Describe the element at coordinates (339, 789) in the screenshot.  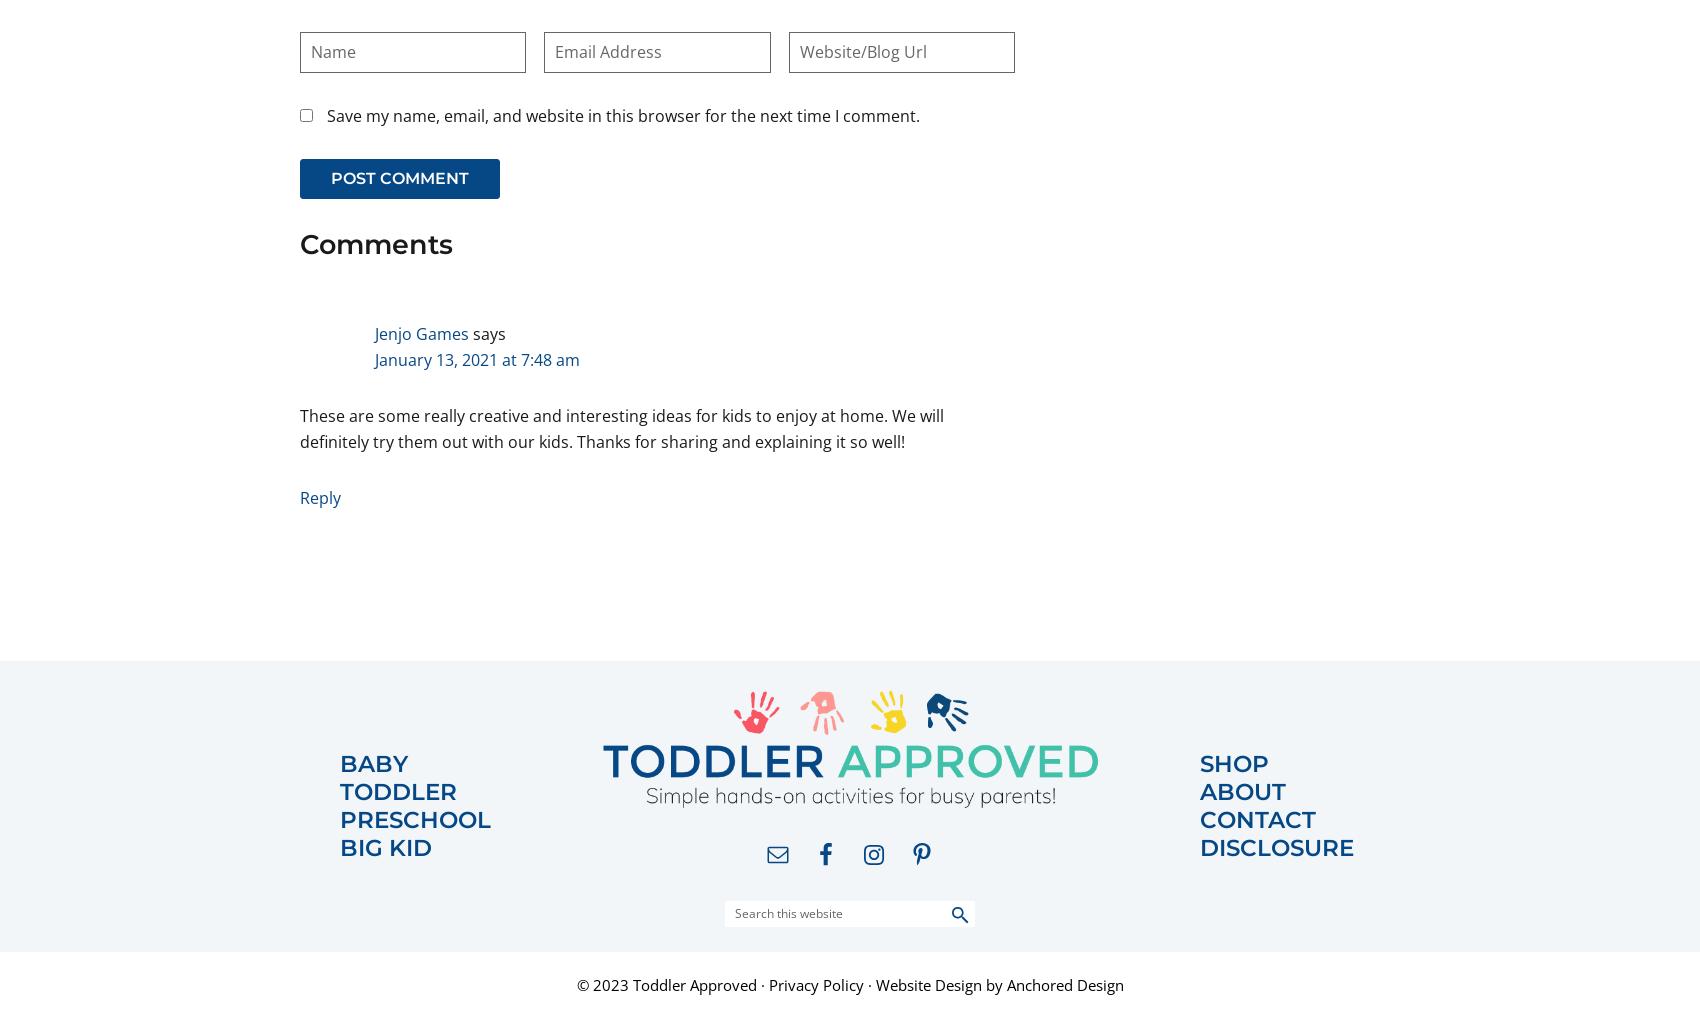
I see `'Toddler'` at that location.